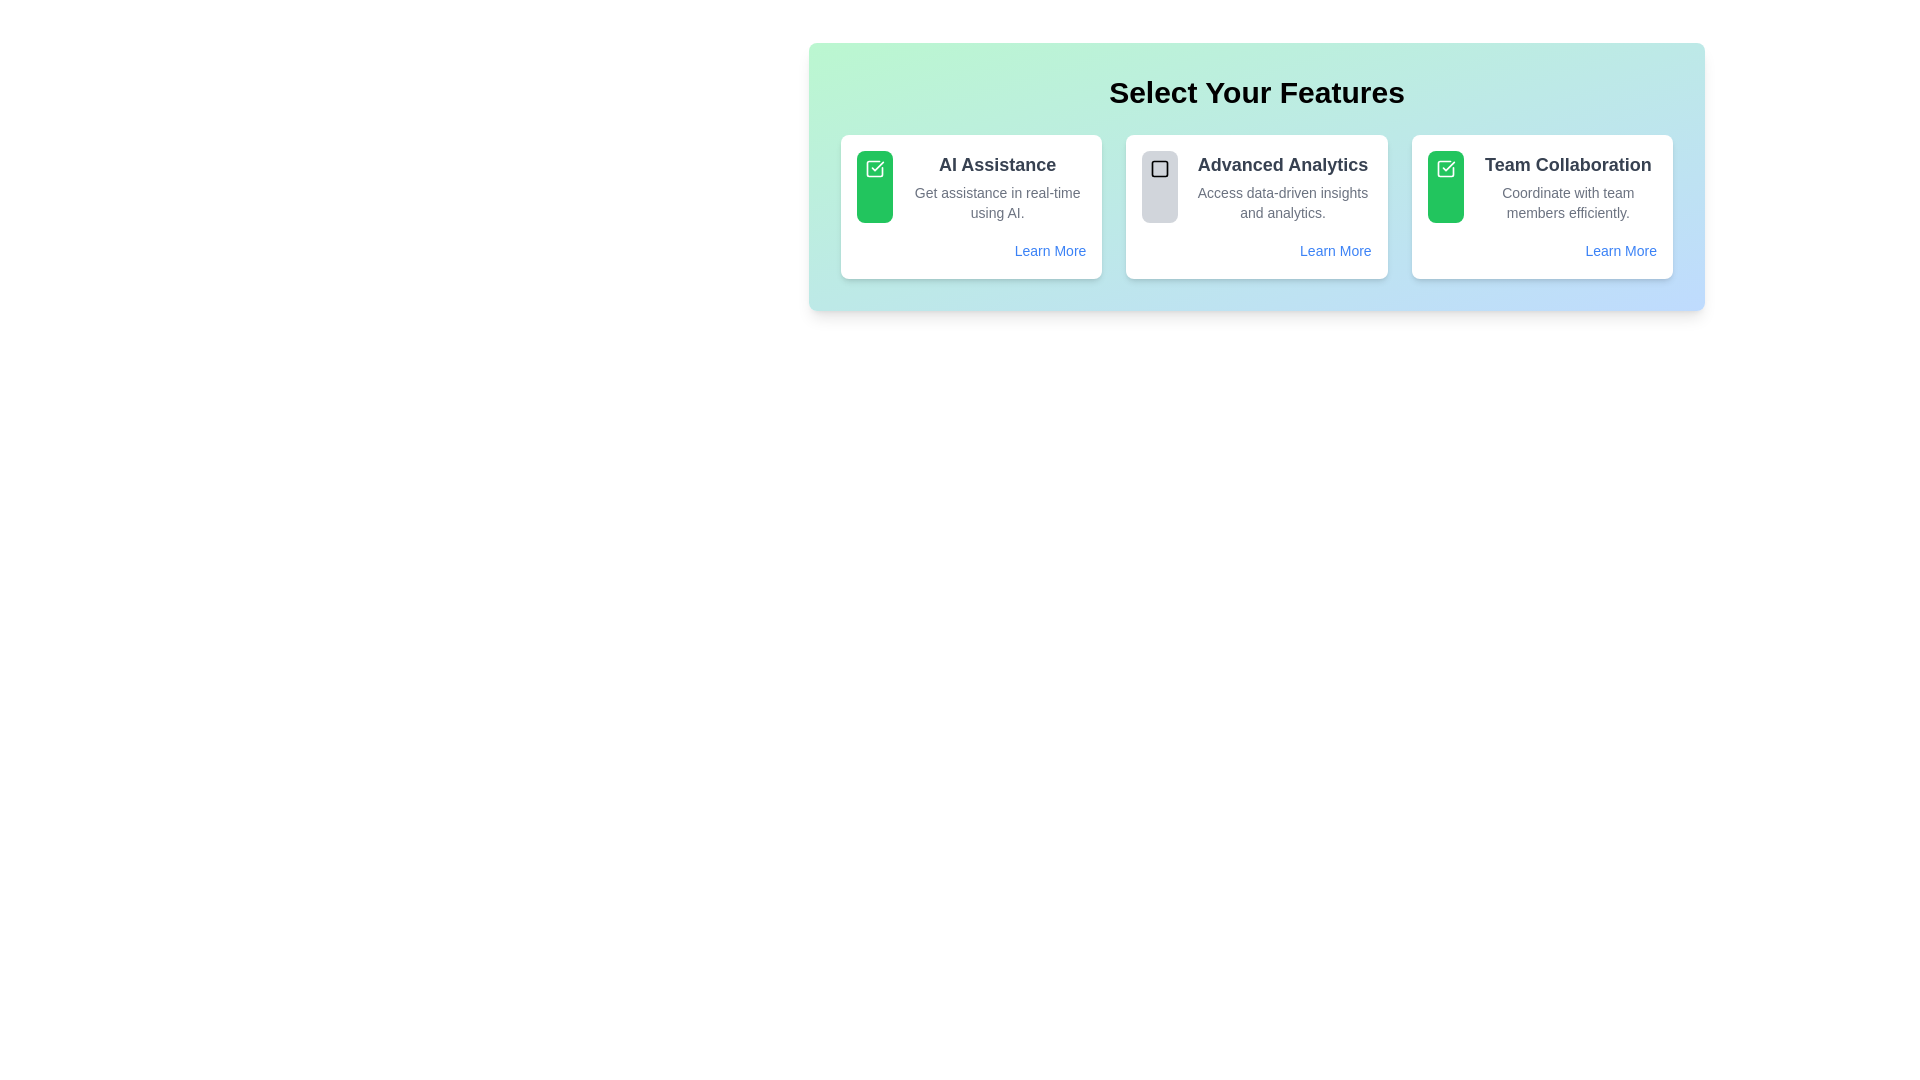  What do you see at coordinates (1541, 207) in the screenshot?
I see `title and subtitle of the third card in the grid layout about 'Team Collaboration' for information purposes` at bounding box center [1541, 207].